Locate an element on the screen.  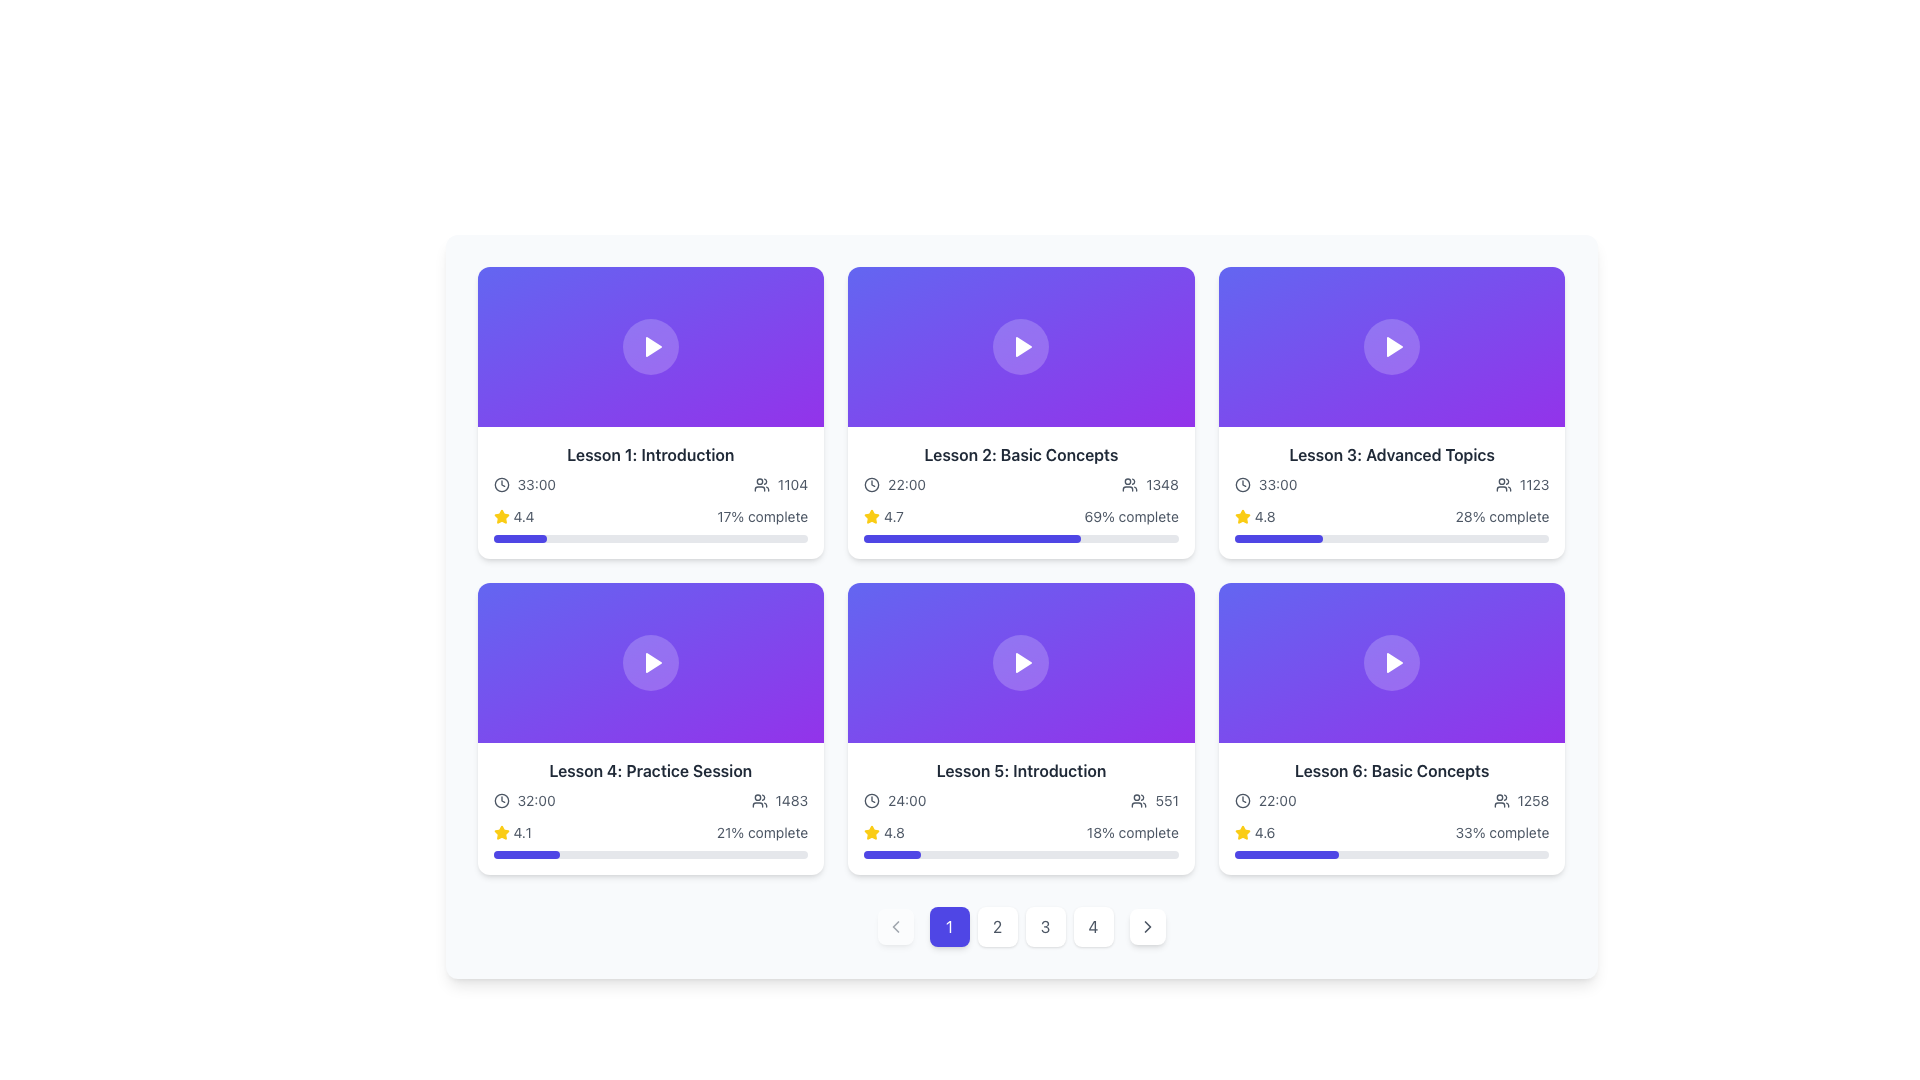
the Multimedia content button area, which features a gradient background transitioning from indigo to purple with a central circular button and white play icon, to play the multimedia content is located at coordinates (650, 663).